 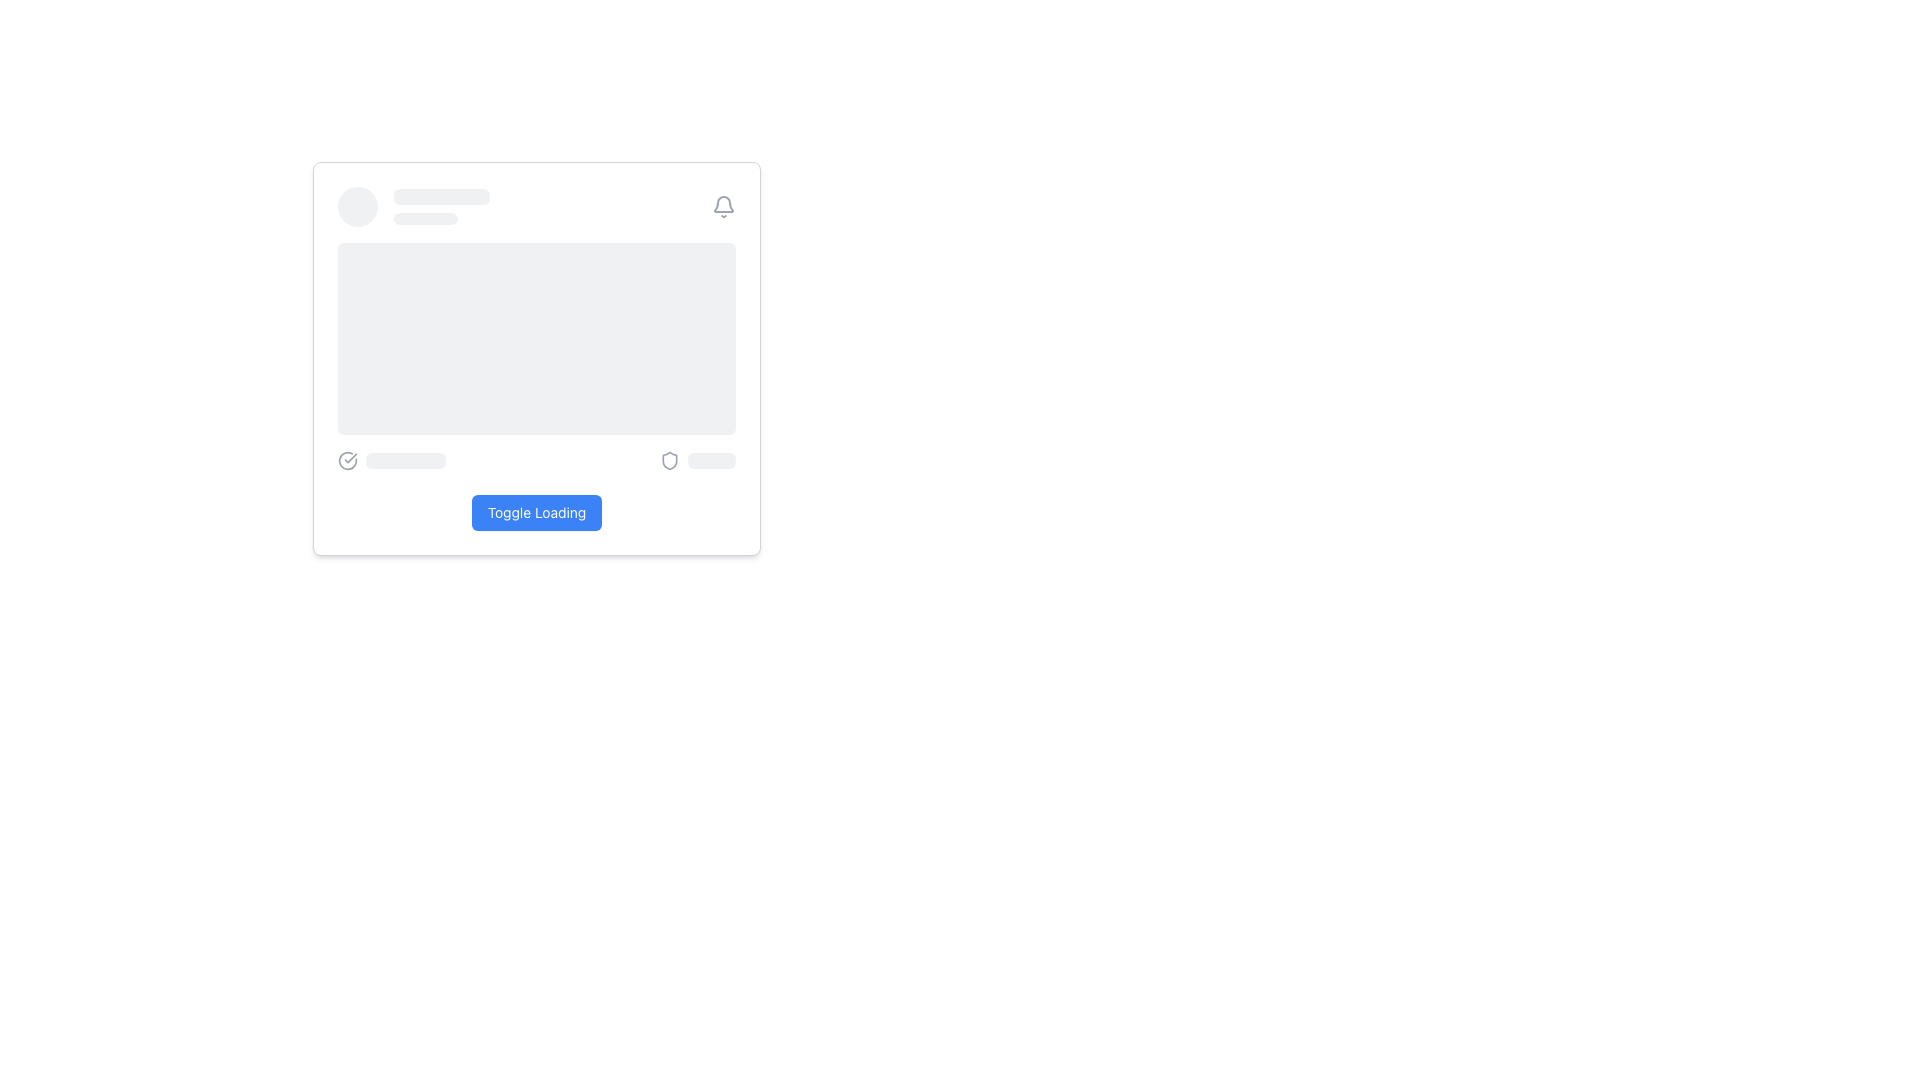 What do you see at coordinates (670, 461) in the screenshot?
I see `the security status indicated by the stylized shield icon located at the bottom-right section of the card-like interface` at bounding box center [670, 461].